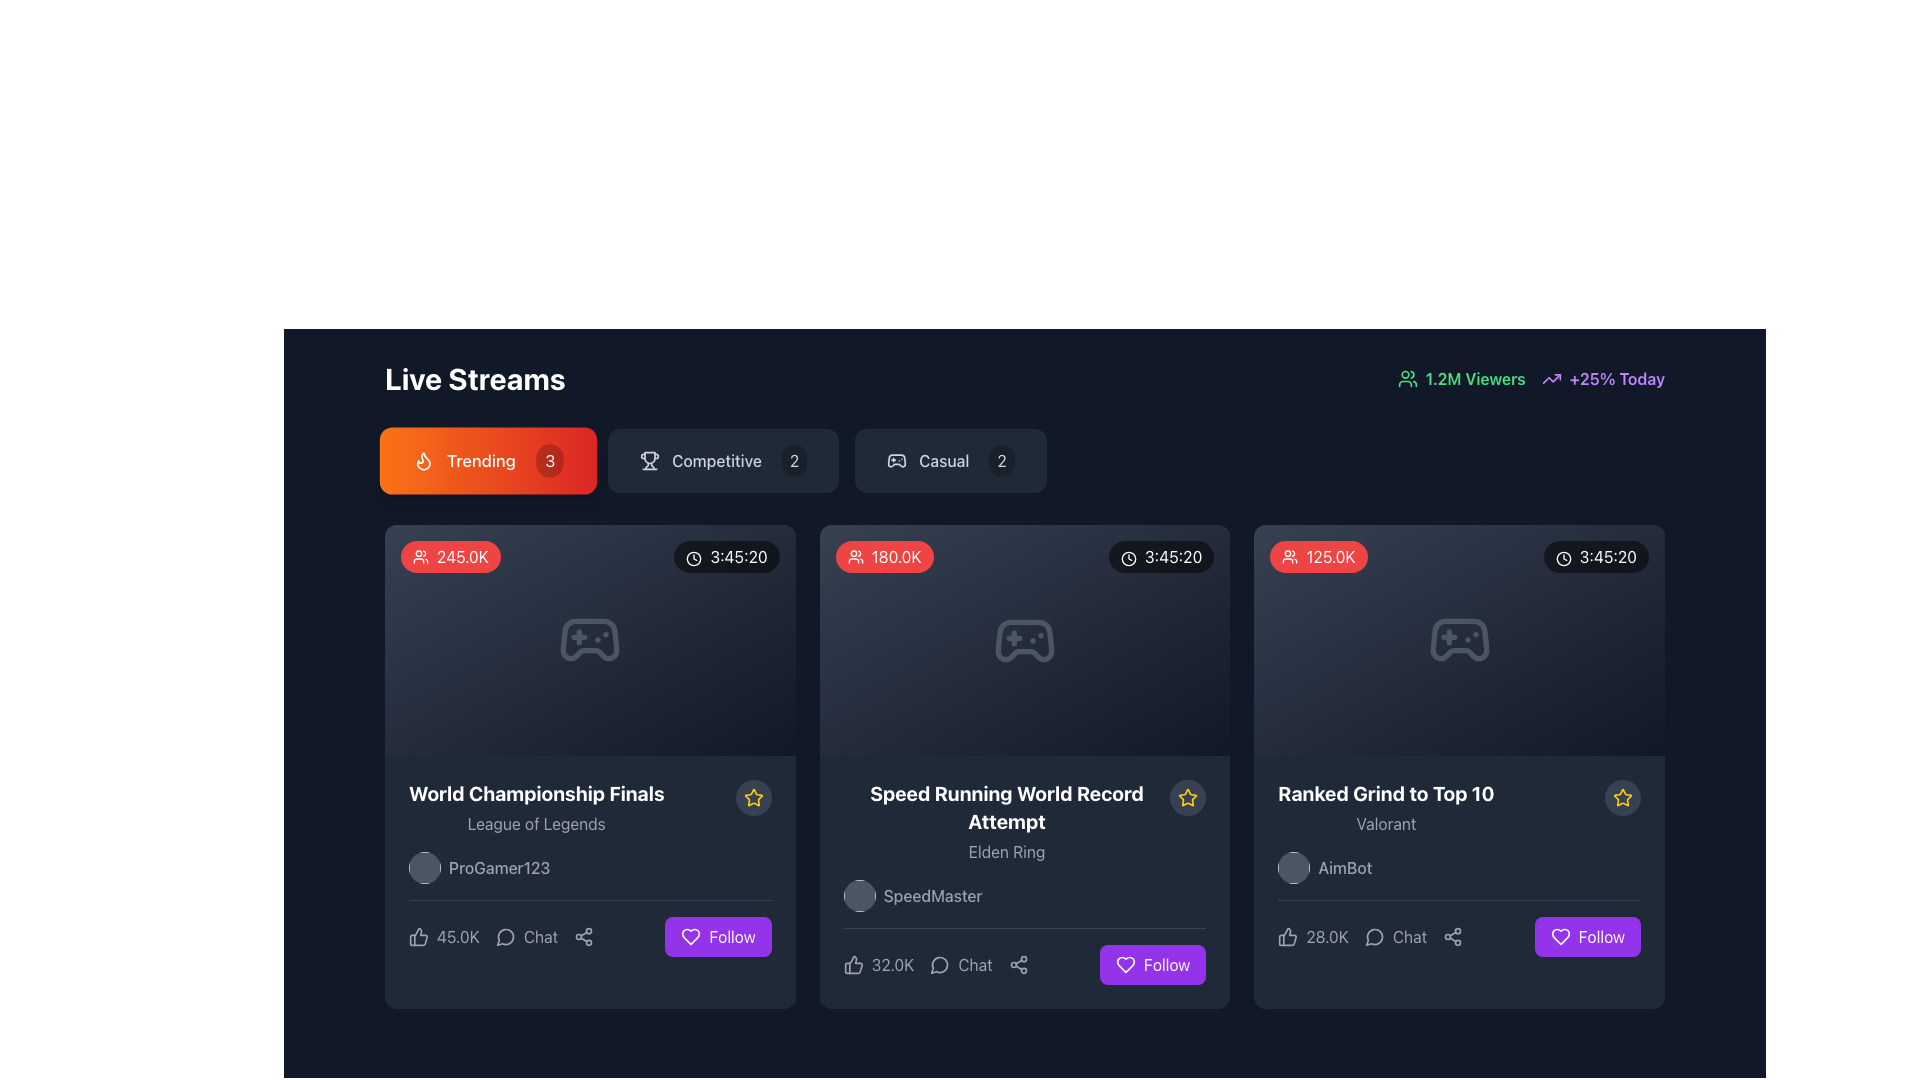 The height and width of the screenshot is (1080, 1920). What do you see at coordinates (1327, 937) in the screenshot?
I see `the text label displaying '28.0K' which is styled in light gray against a dark background, located beneath the 'Ranked Grind to Top 10' card and to the right of the thumbs-up icon` at bounding box center [1327, 937].